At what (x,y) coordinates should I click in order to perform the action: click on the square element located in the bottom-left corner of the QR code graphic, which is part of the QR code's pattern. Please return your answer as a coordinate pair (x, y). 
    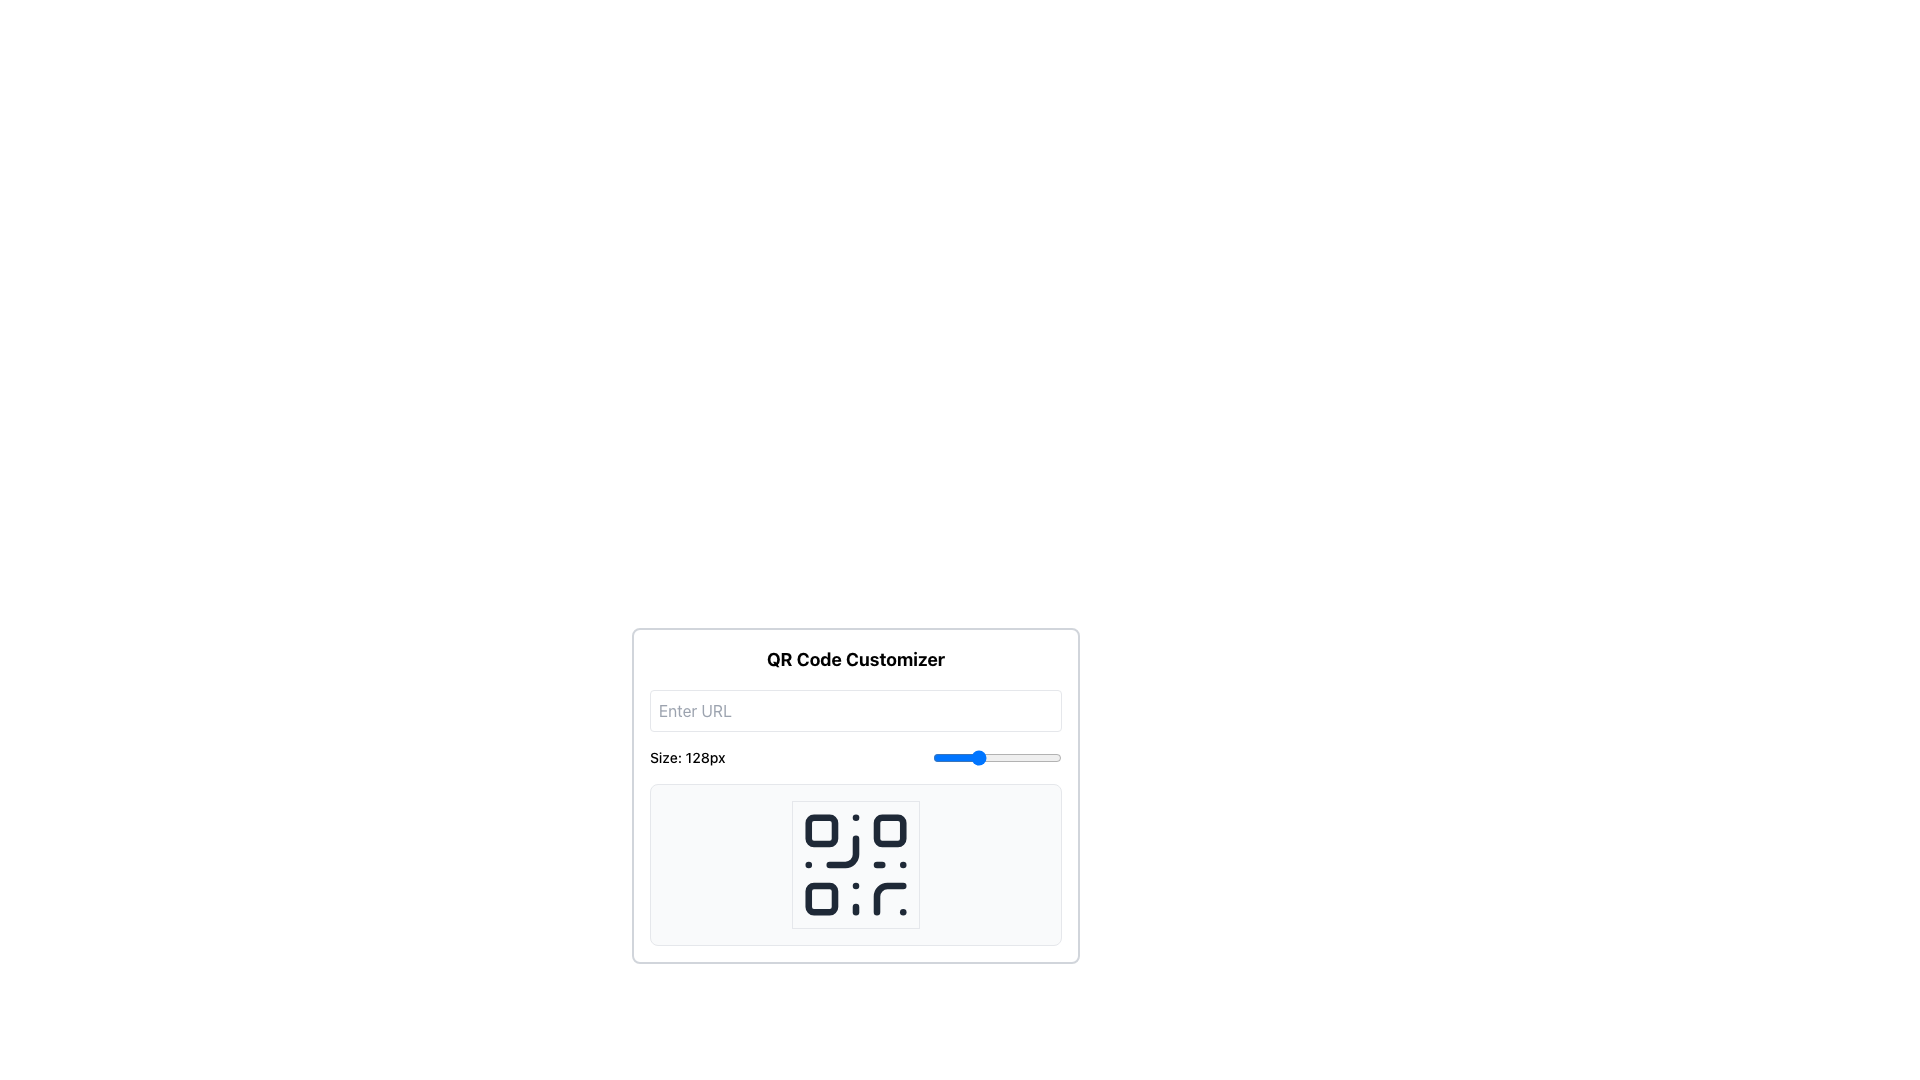
    Looking at the image, I should click on (821, 898).